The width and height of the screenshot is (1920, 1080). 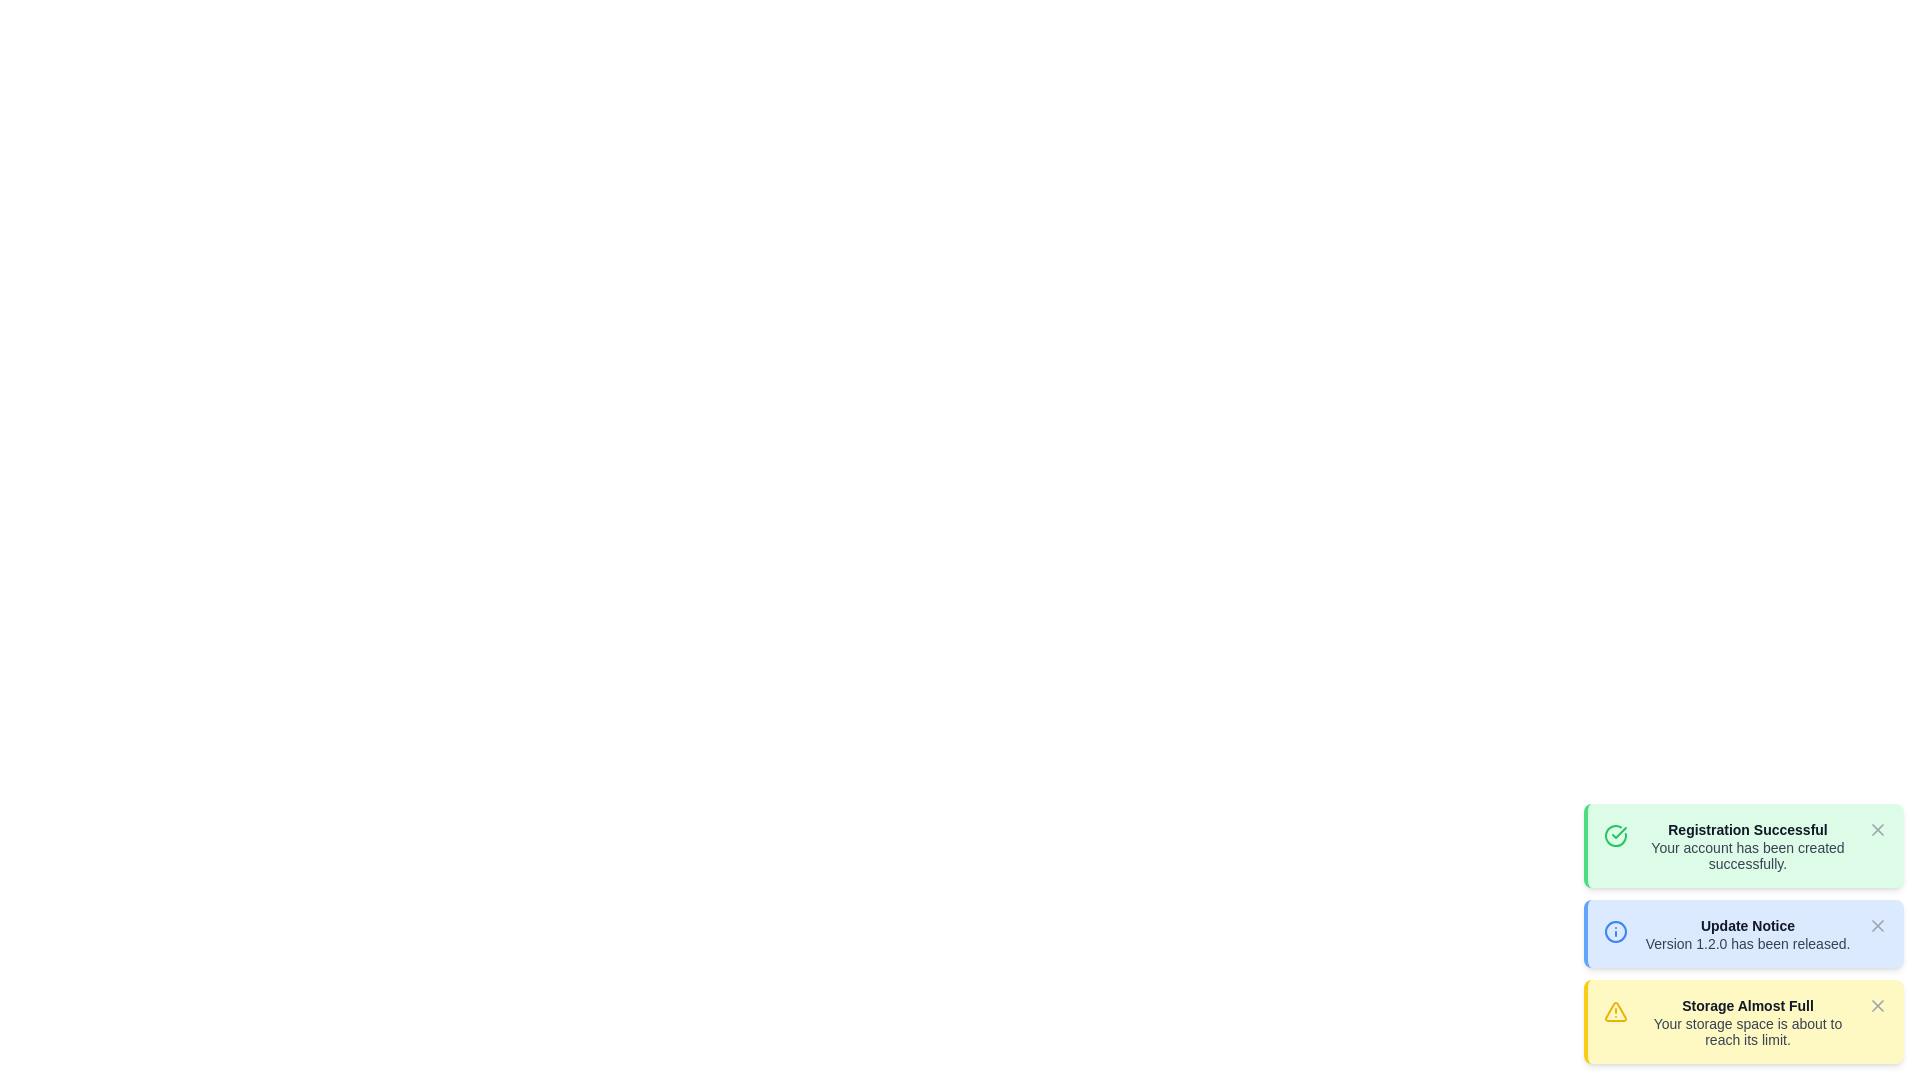 What do you see at coordinates (1616, 1011) in the screenshot?
I see `the Warning/Alert Icon located within the 'Storage Almost Full' notification box` at bounding box center [1616, 1011].